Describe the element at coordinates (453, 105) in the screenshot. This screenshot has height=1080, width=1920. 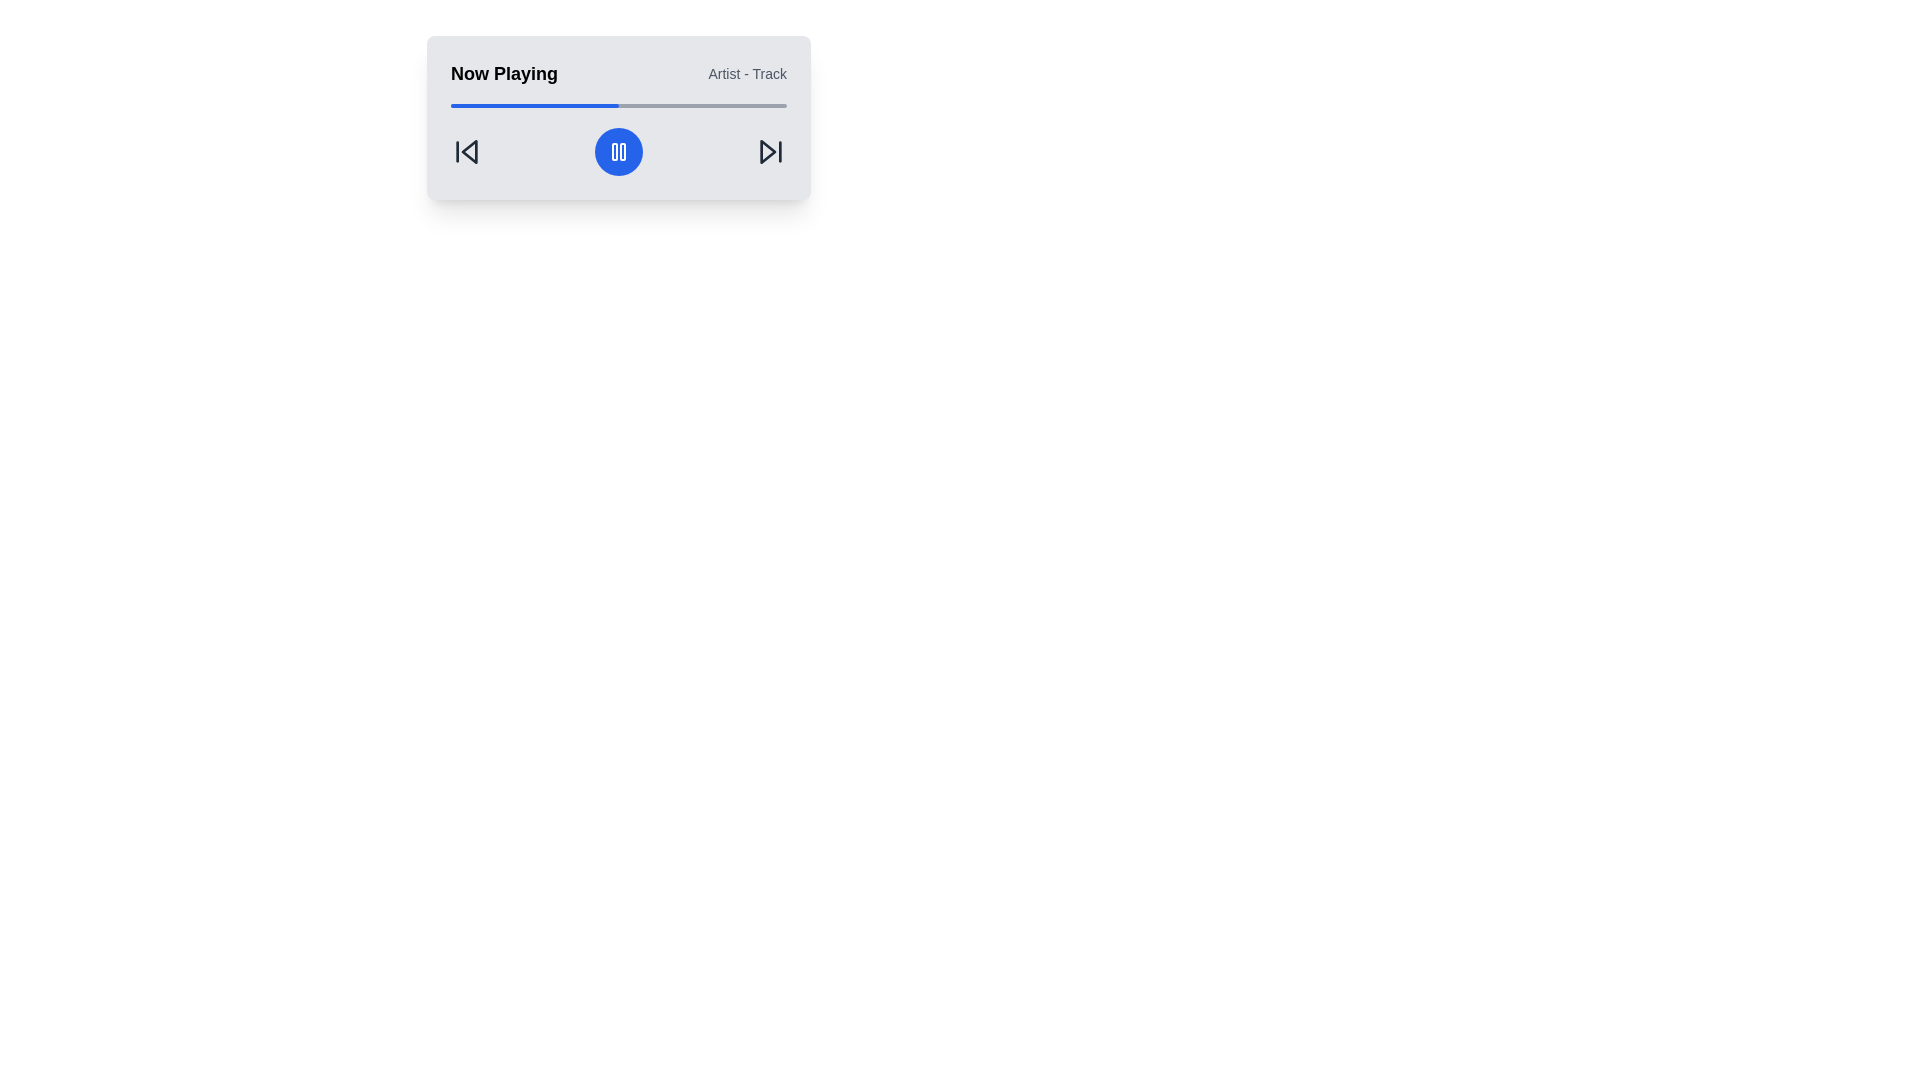
I see `the progress of the bar` at that location.